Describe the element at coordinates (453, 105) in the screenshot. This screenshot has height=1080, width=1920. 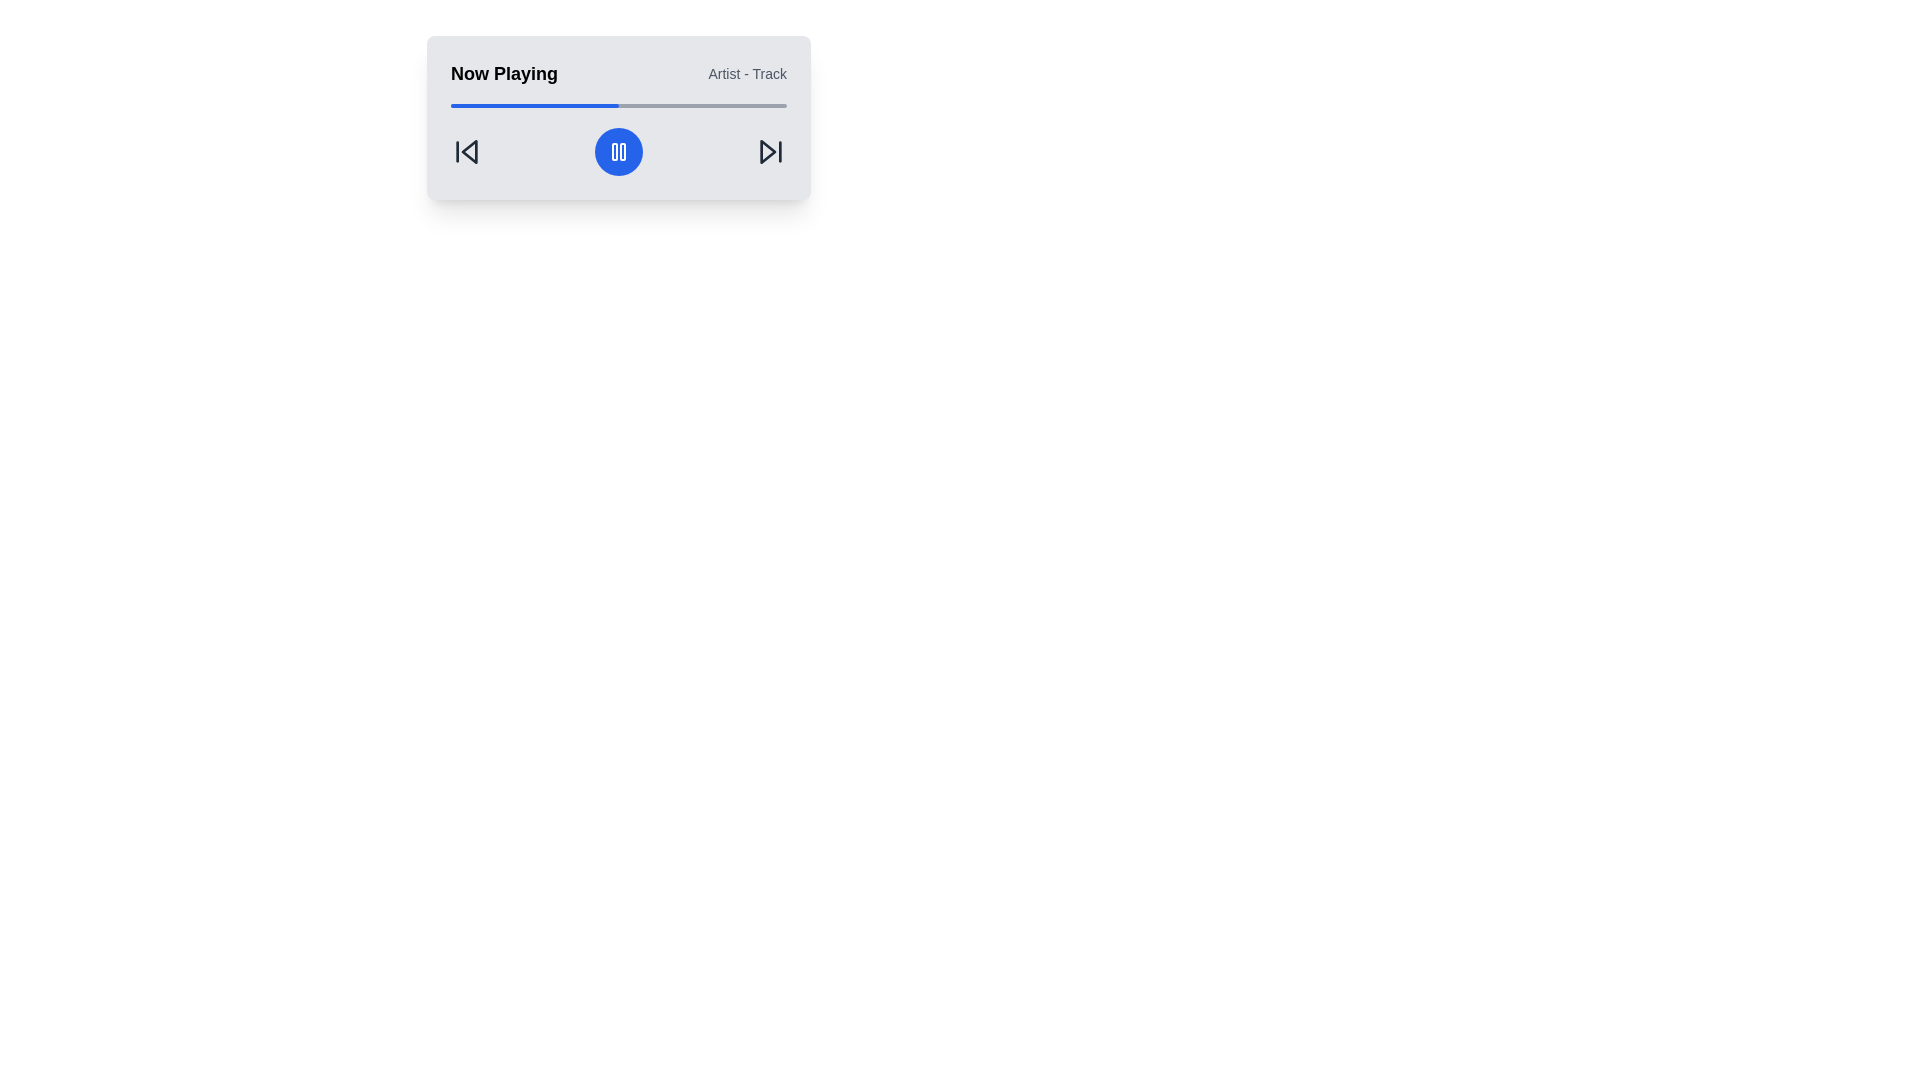
I see `the progress of the bar` at that location.